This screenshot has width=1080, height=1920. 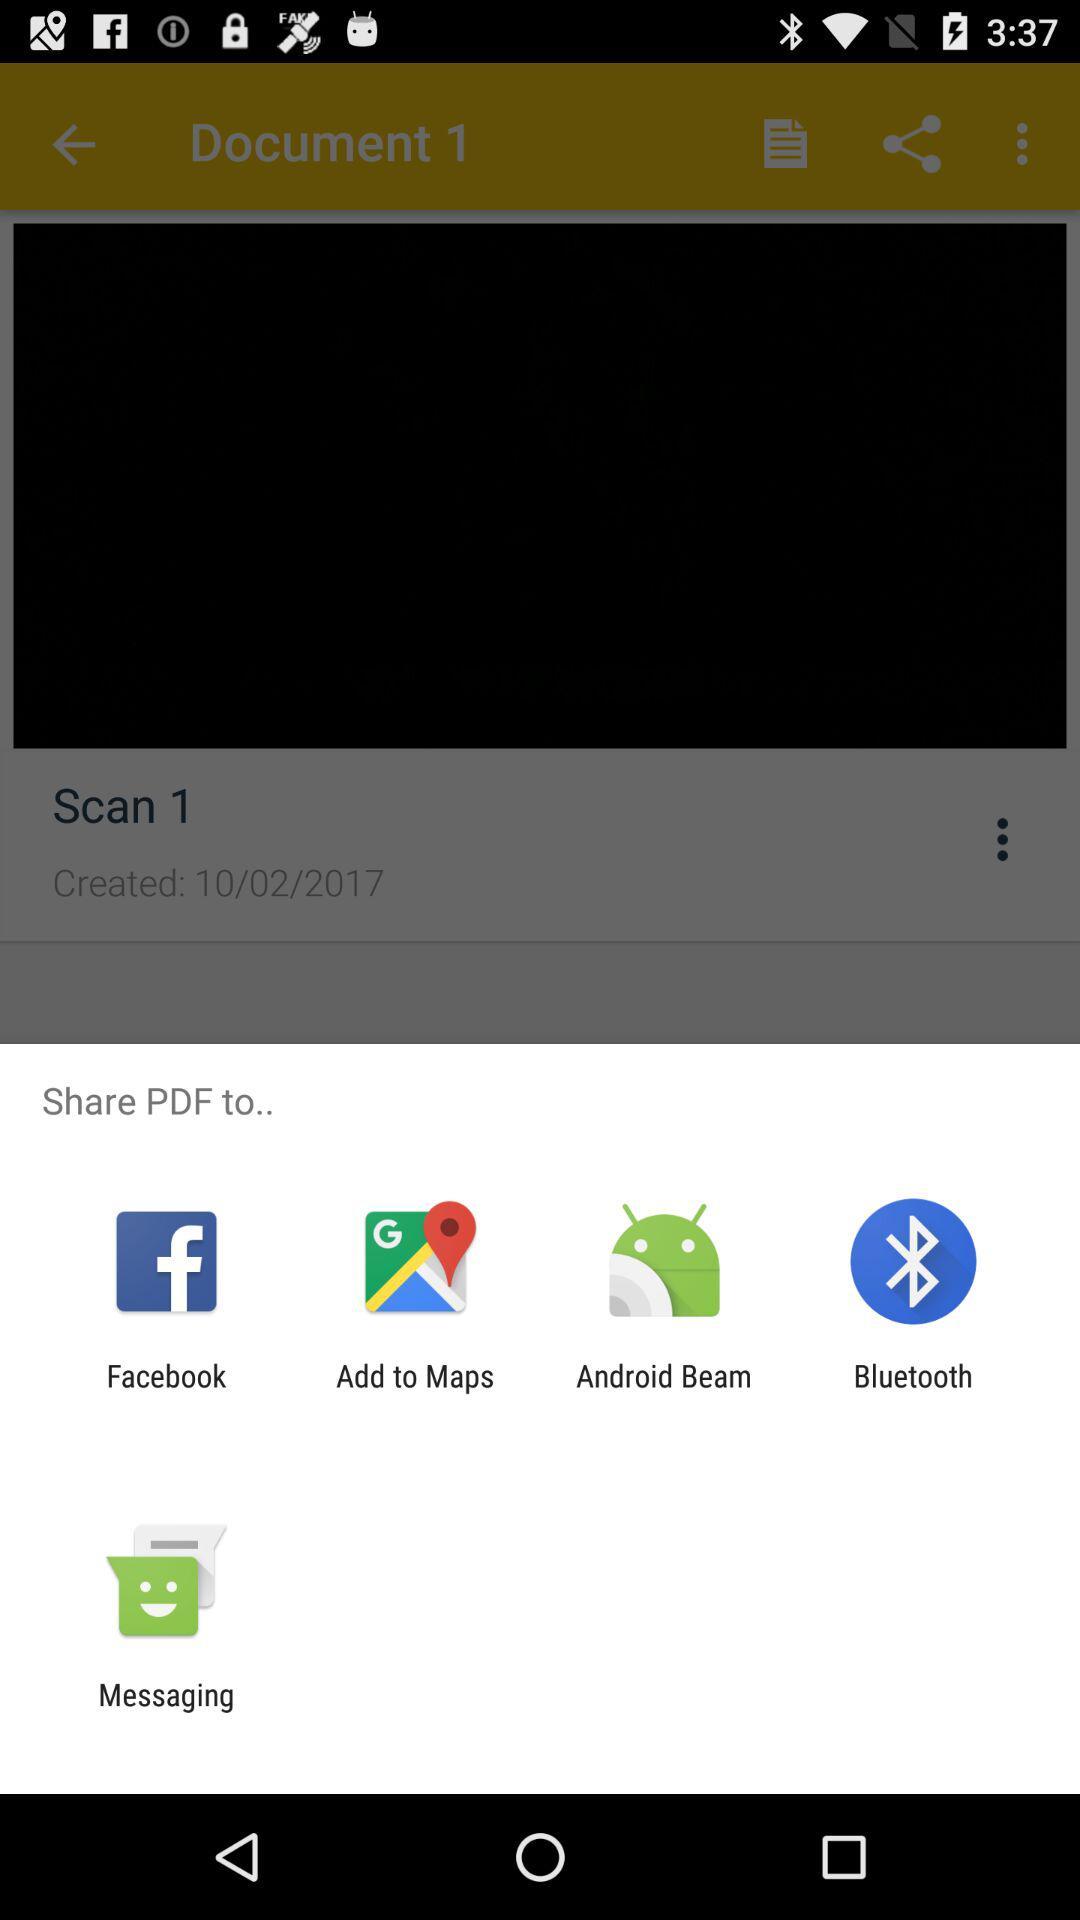 I want to click on the item to the left of the add to maps app, so click(x=165, y=1392).